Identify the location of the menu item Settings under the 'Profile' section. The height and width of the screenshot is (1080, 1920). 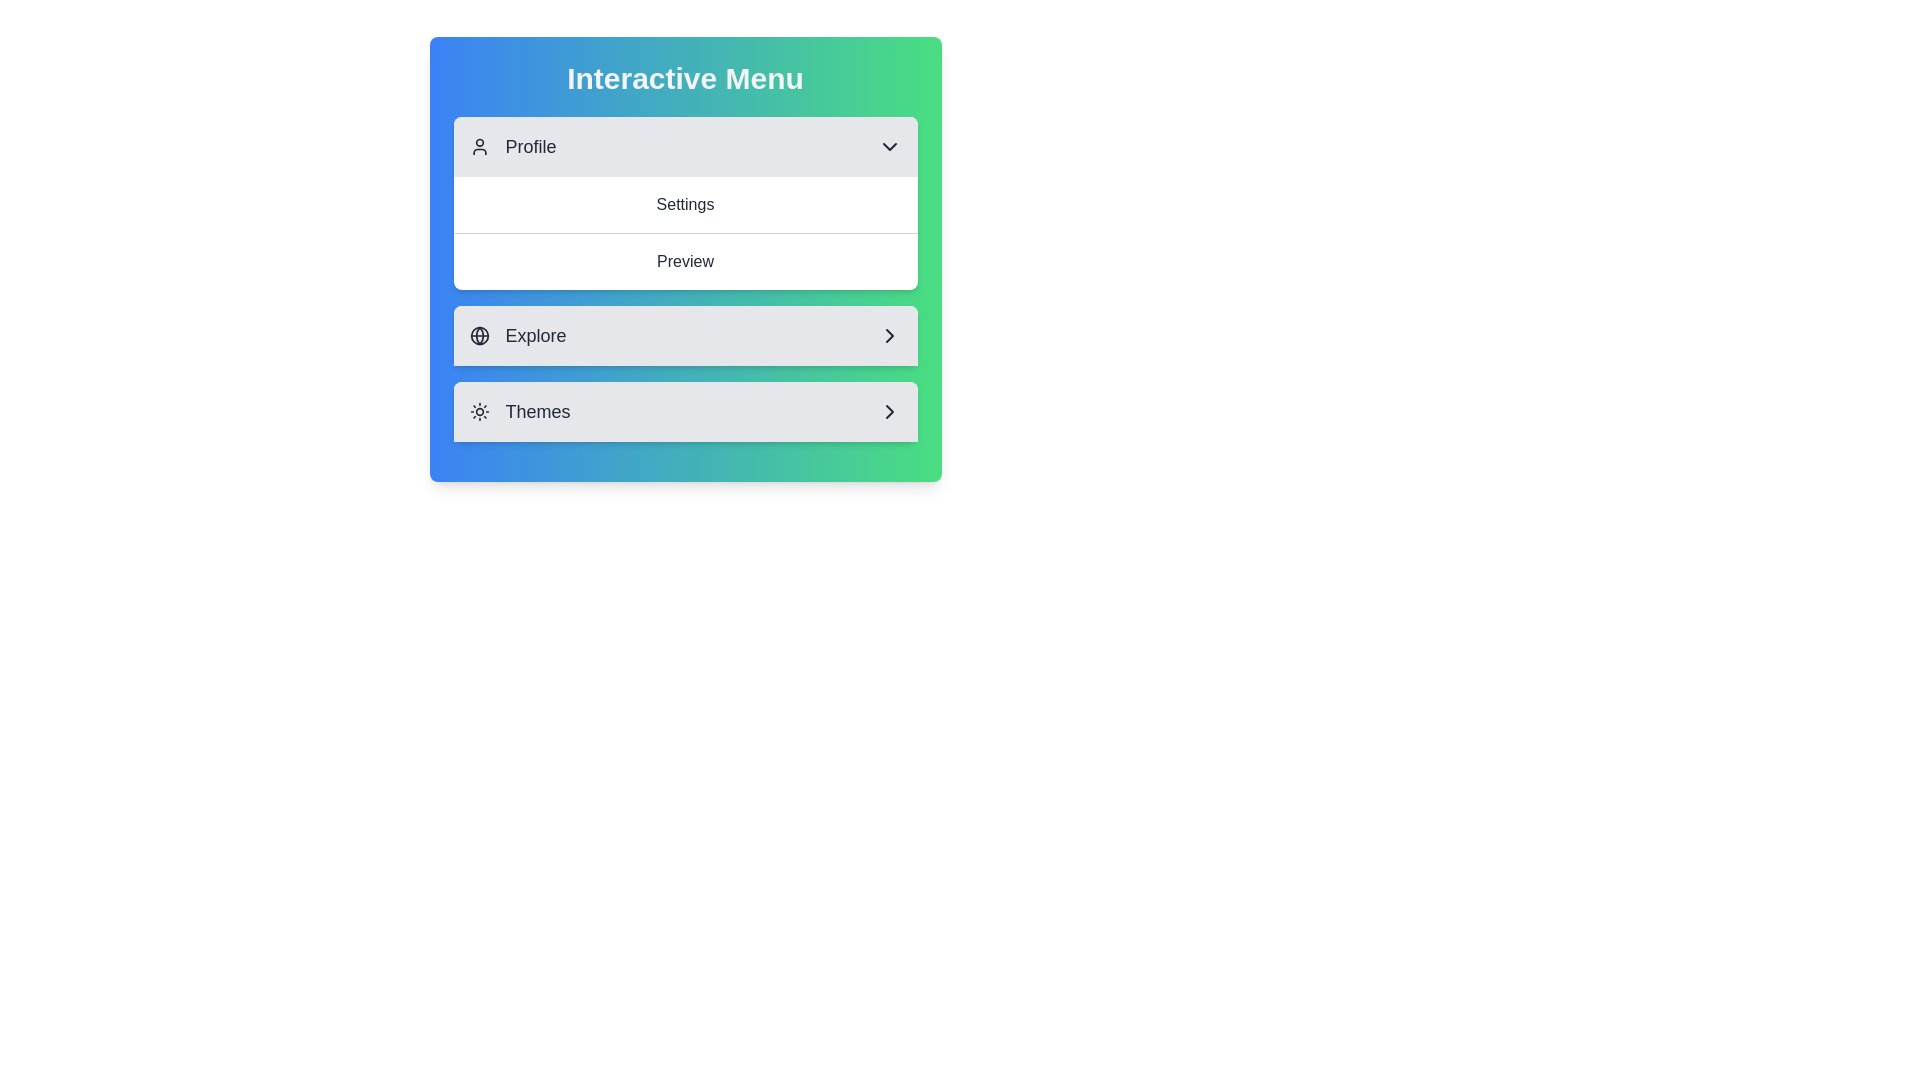
(685, 204).